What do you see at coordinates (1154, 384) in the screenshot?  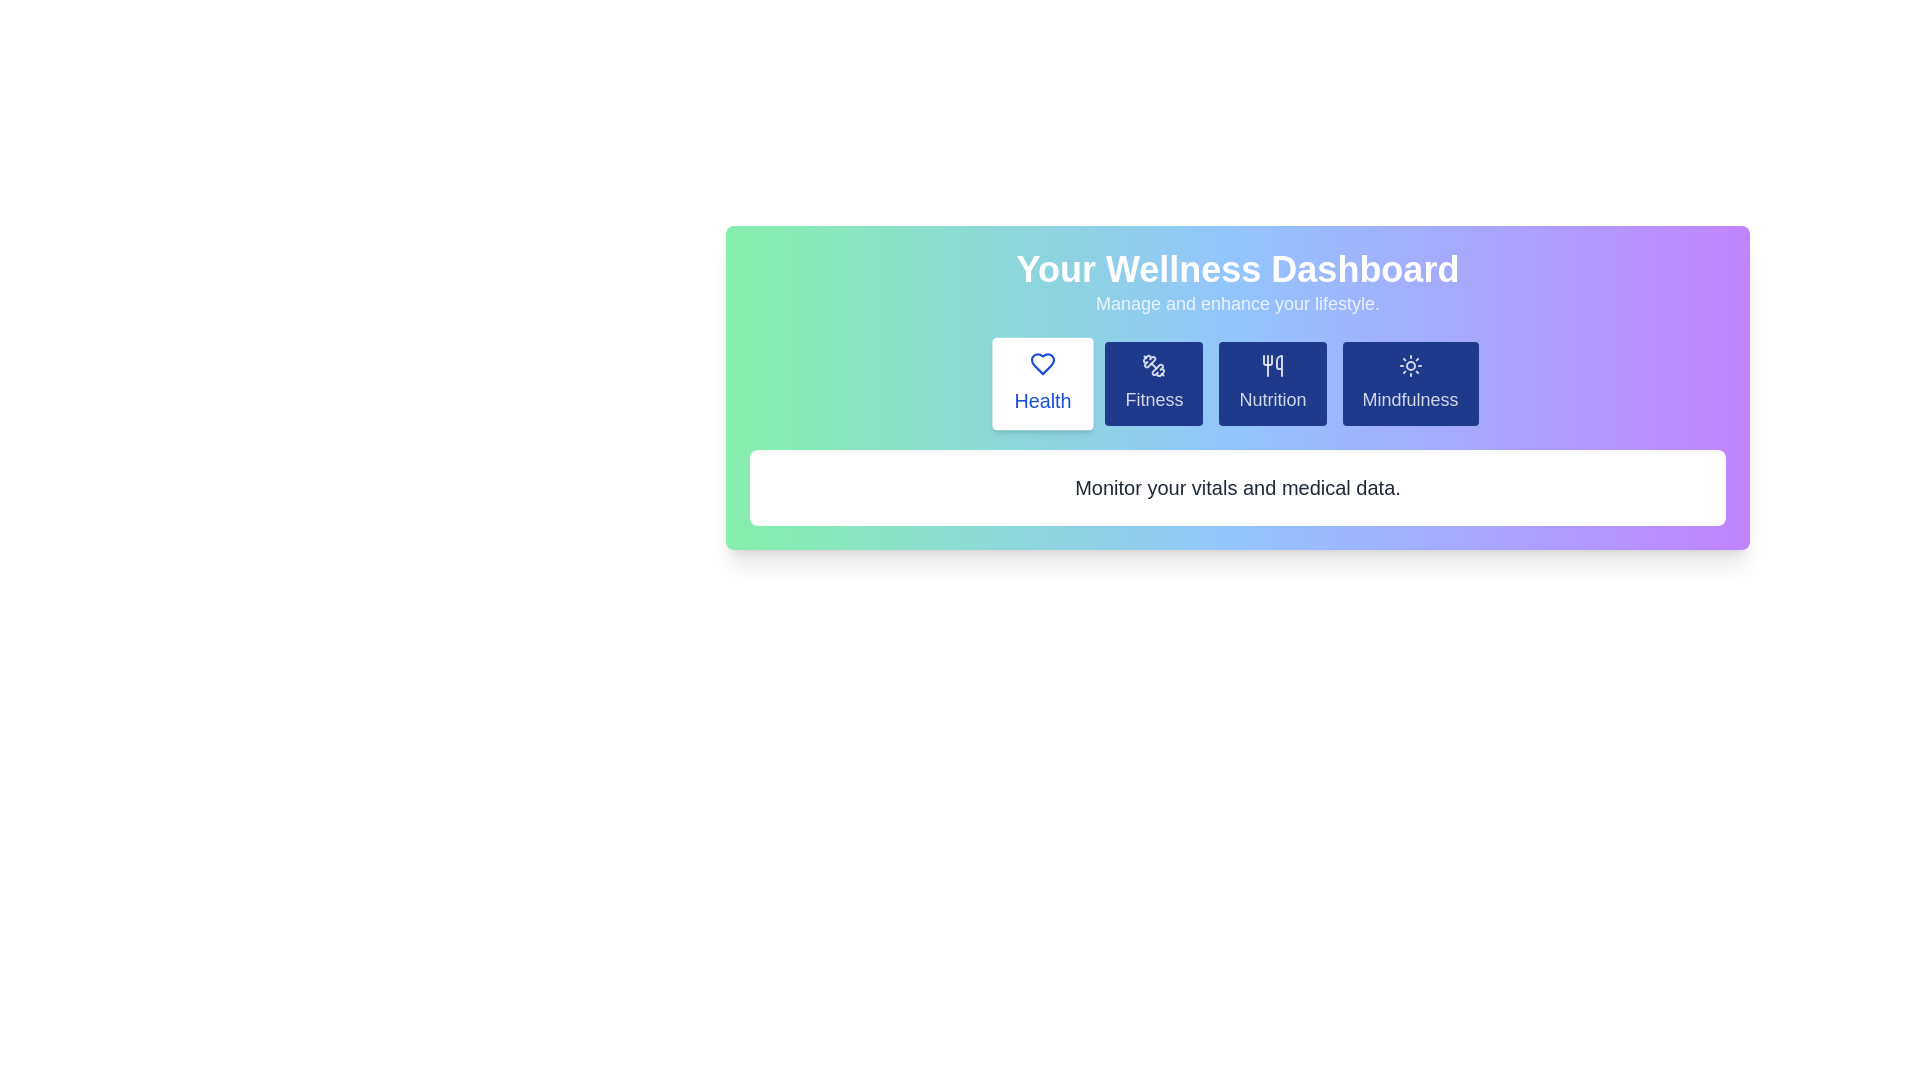 I see `the tab labeled Fitness to preview its hover state` at bounding box center [1154, 384].